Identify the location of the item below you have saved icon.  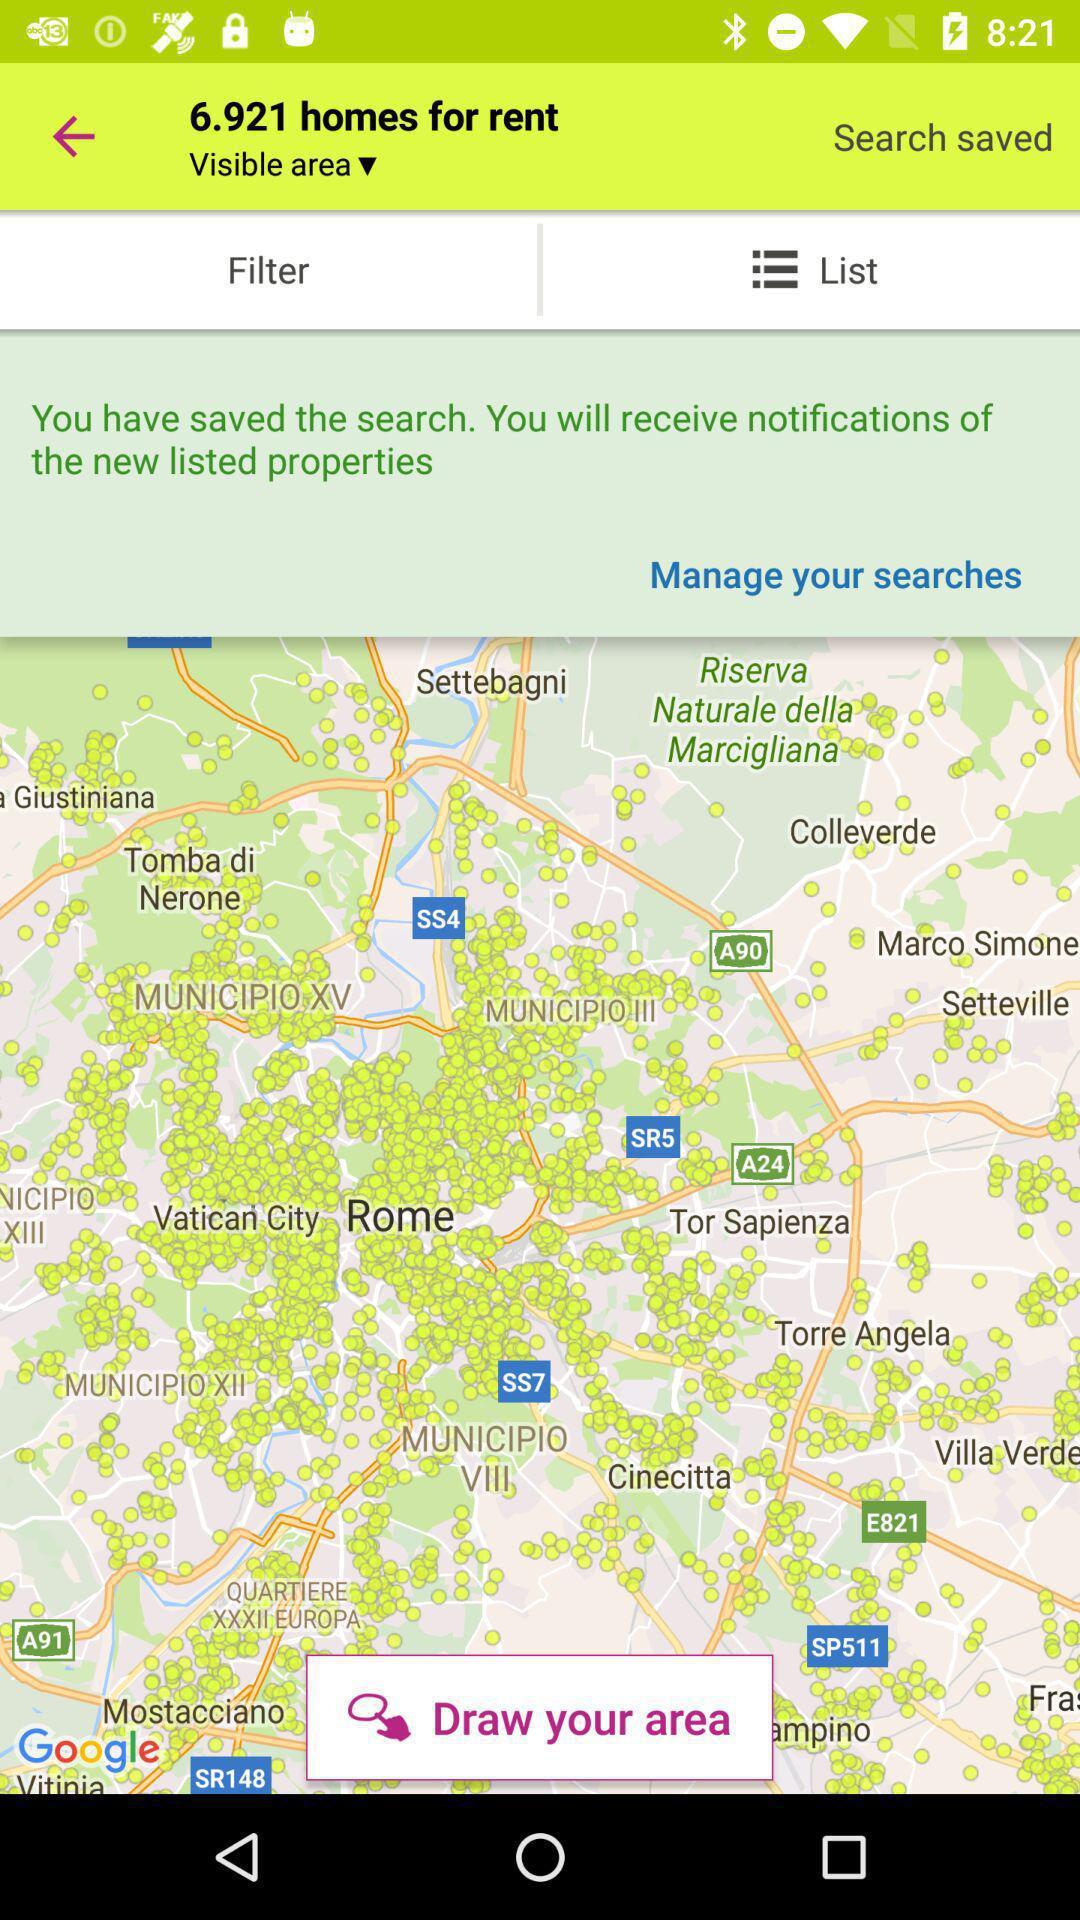
(835, 572).